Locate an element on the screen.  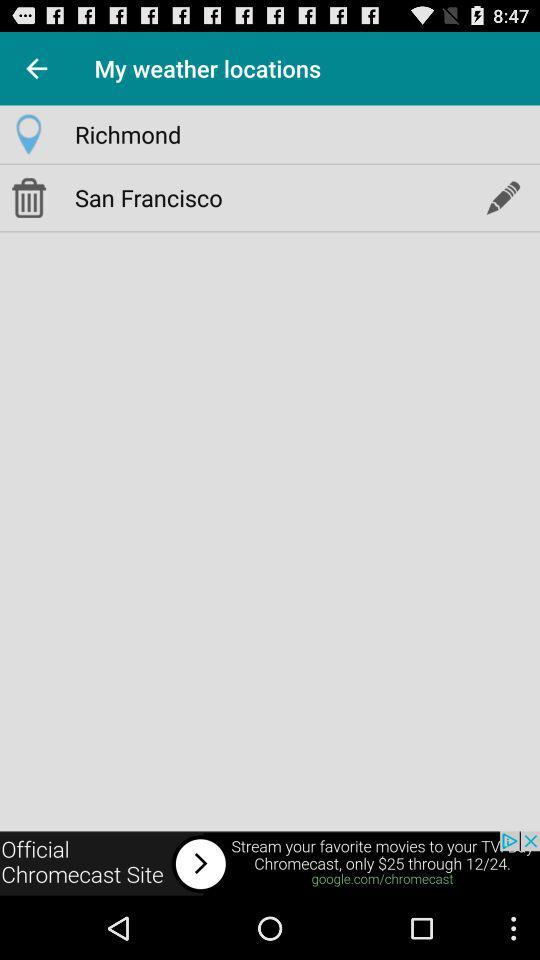
the writing button is located at coordinates (501, 197).